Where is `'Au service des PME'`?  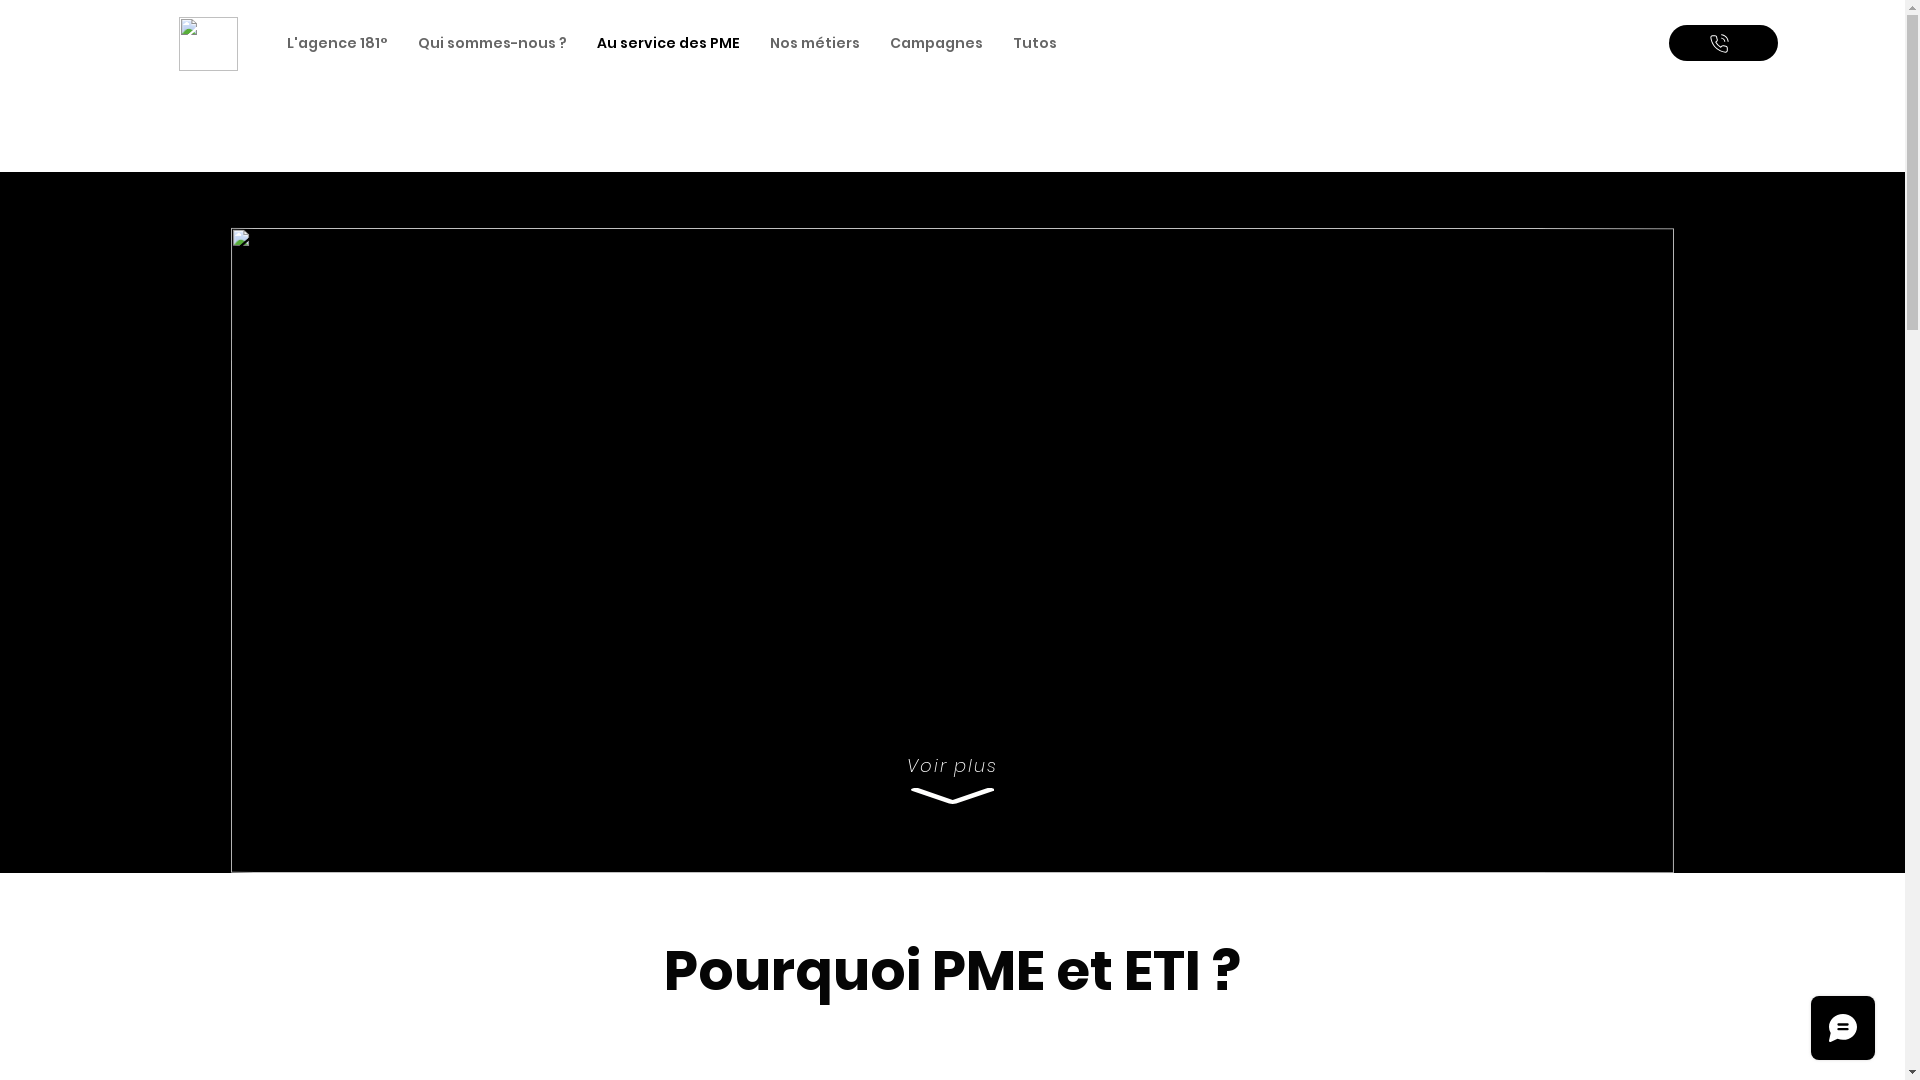 'Au service des PME' is located at coordinates (580, 43).